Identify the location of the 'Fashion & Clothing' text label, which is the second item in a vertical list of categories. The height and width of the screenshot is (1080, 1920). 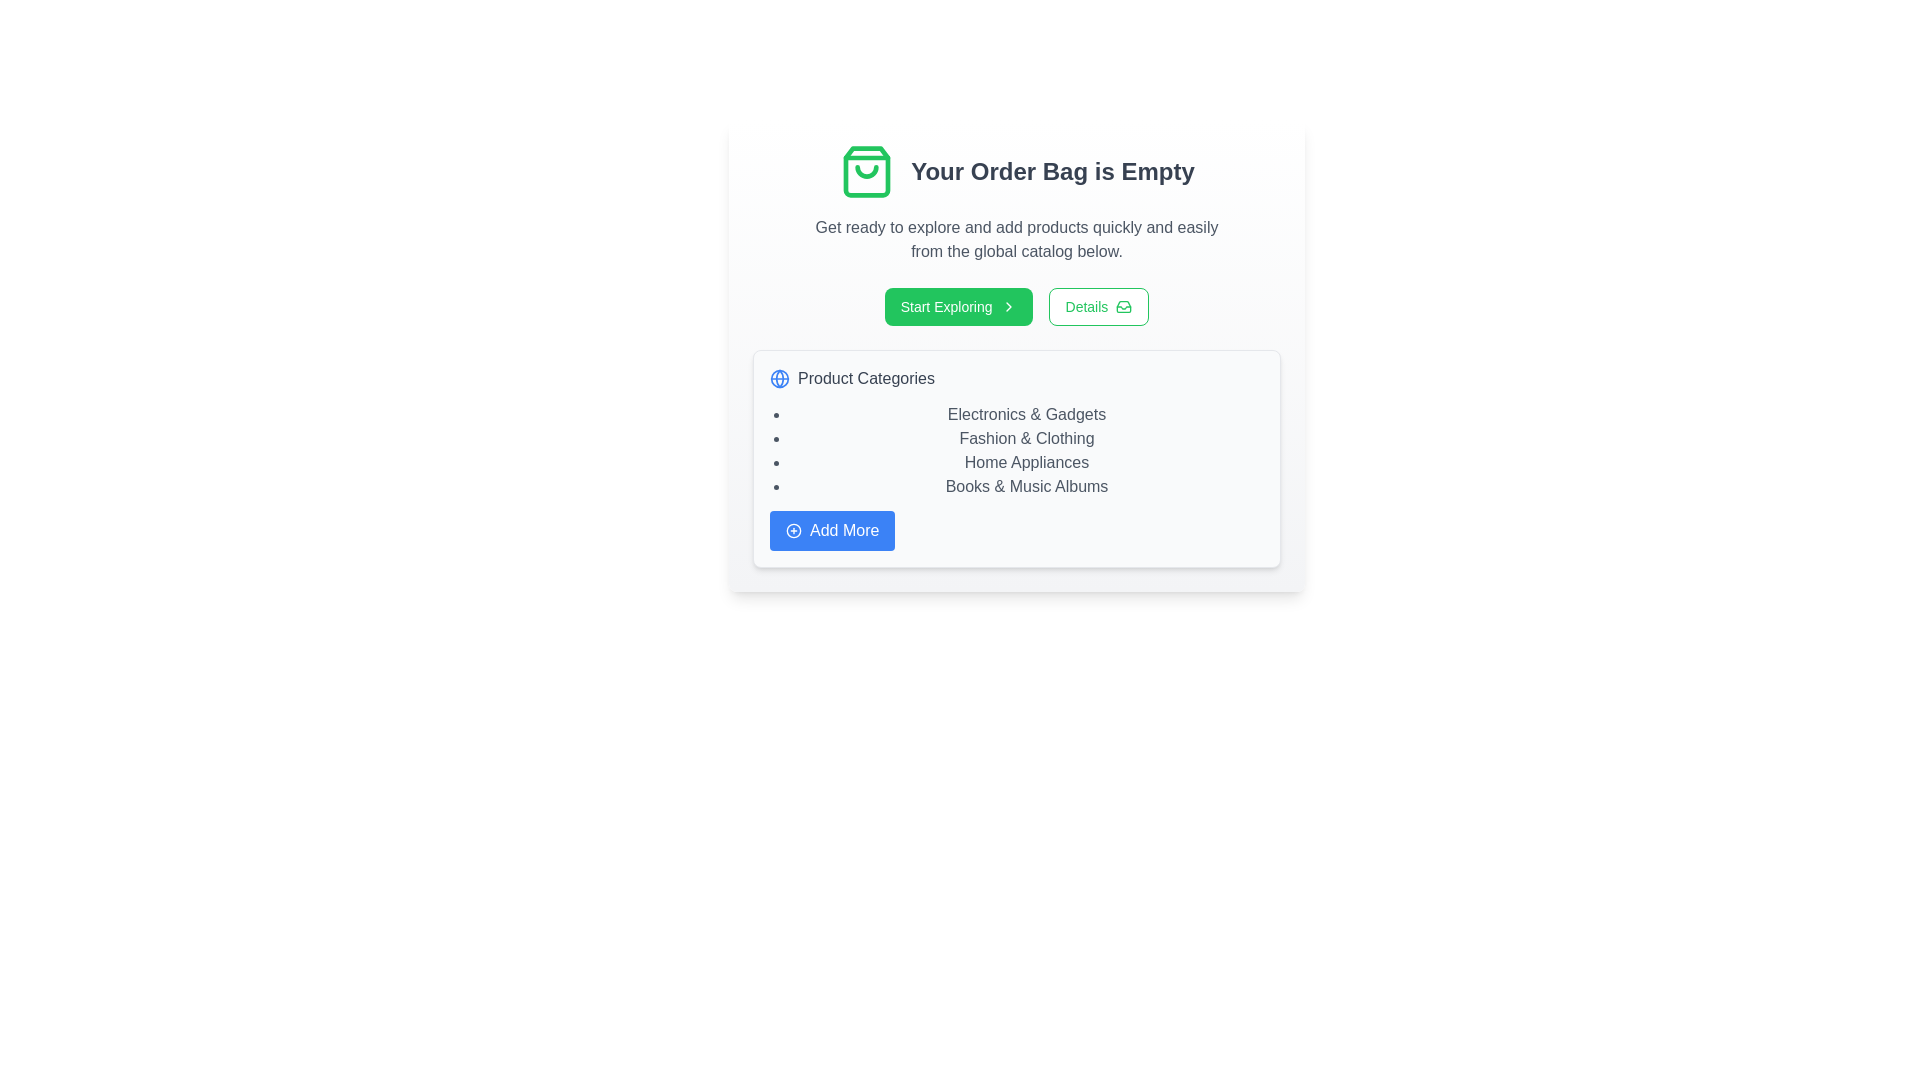
(1027, 438).